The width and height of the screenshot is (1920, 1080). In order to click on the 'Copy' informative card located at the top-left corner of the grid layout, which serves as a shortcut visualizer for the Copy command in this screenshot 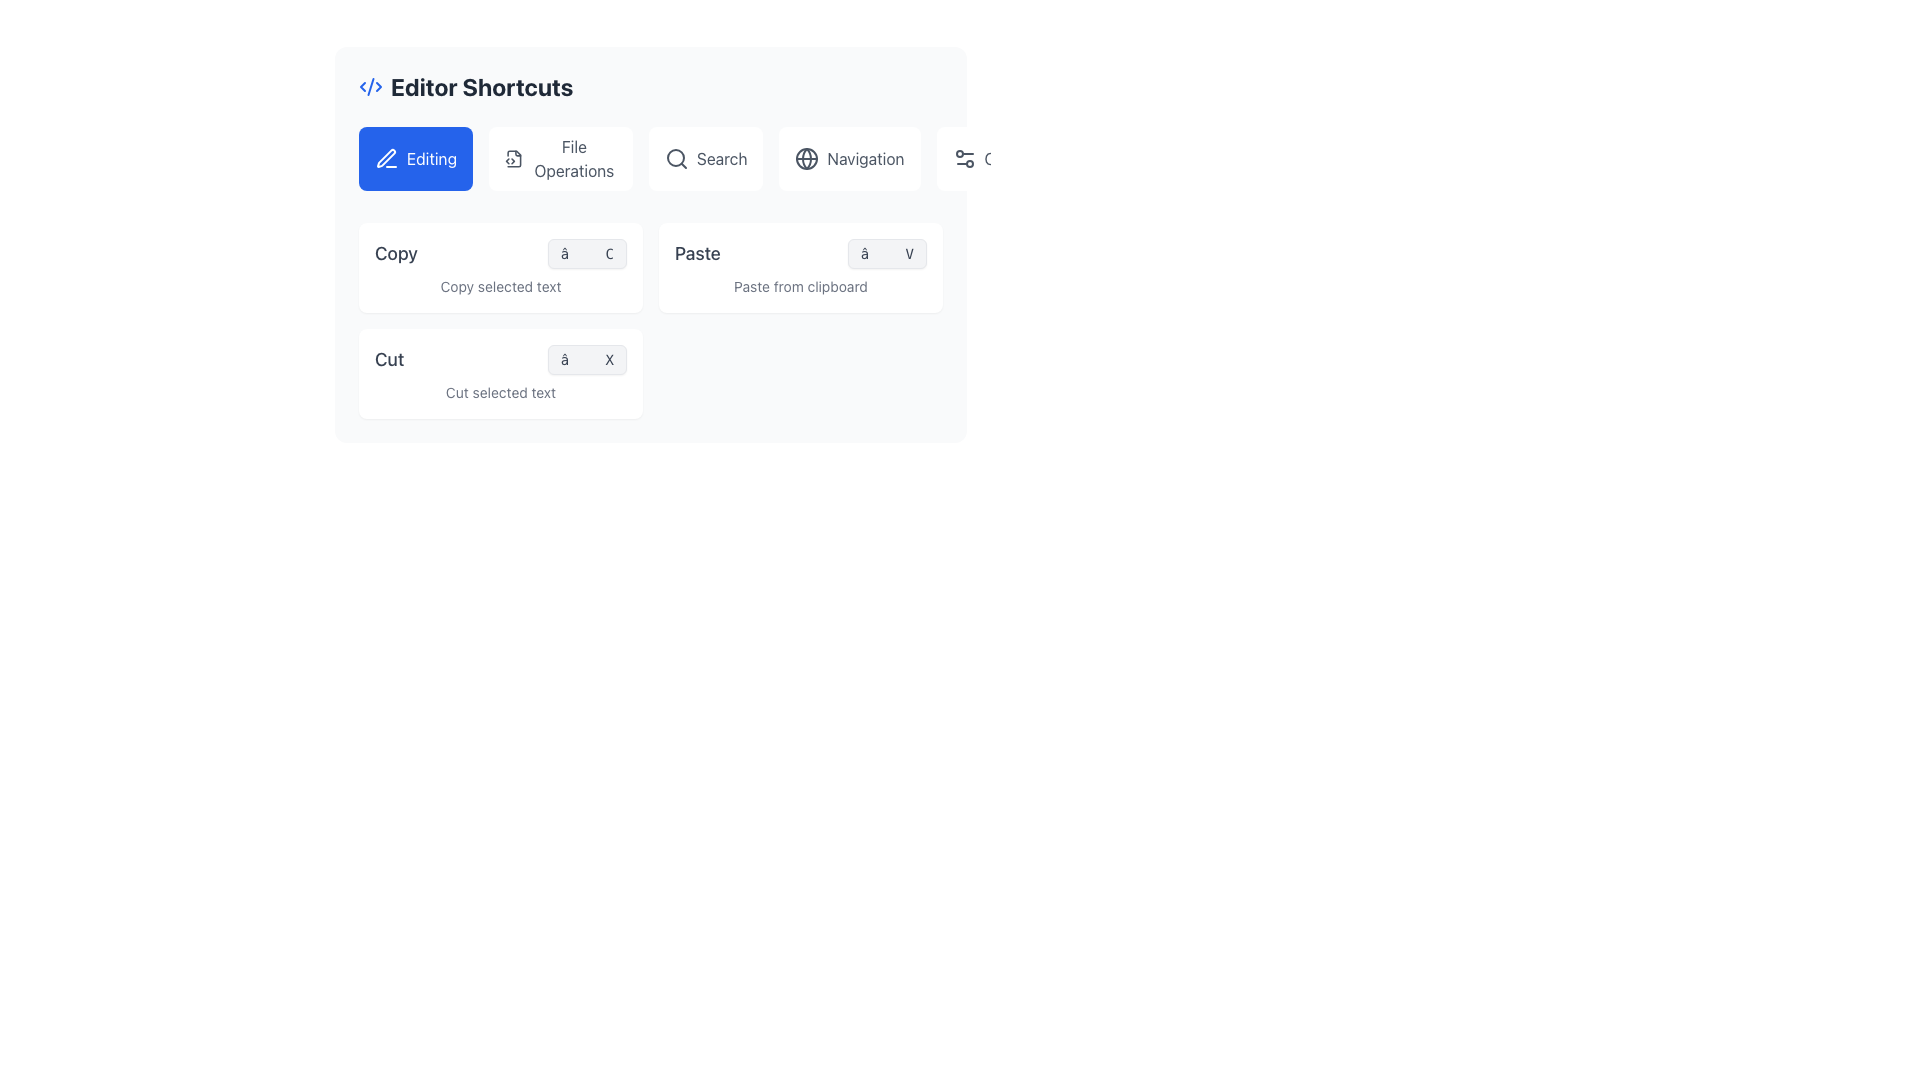, I will do `click(500, 266)`.